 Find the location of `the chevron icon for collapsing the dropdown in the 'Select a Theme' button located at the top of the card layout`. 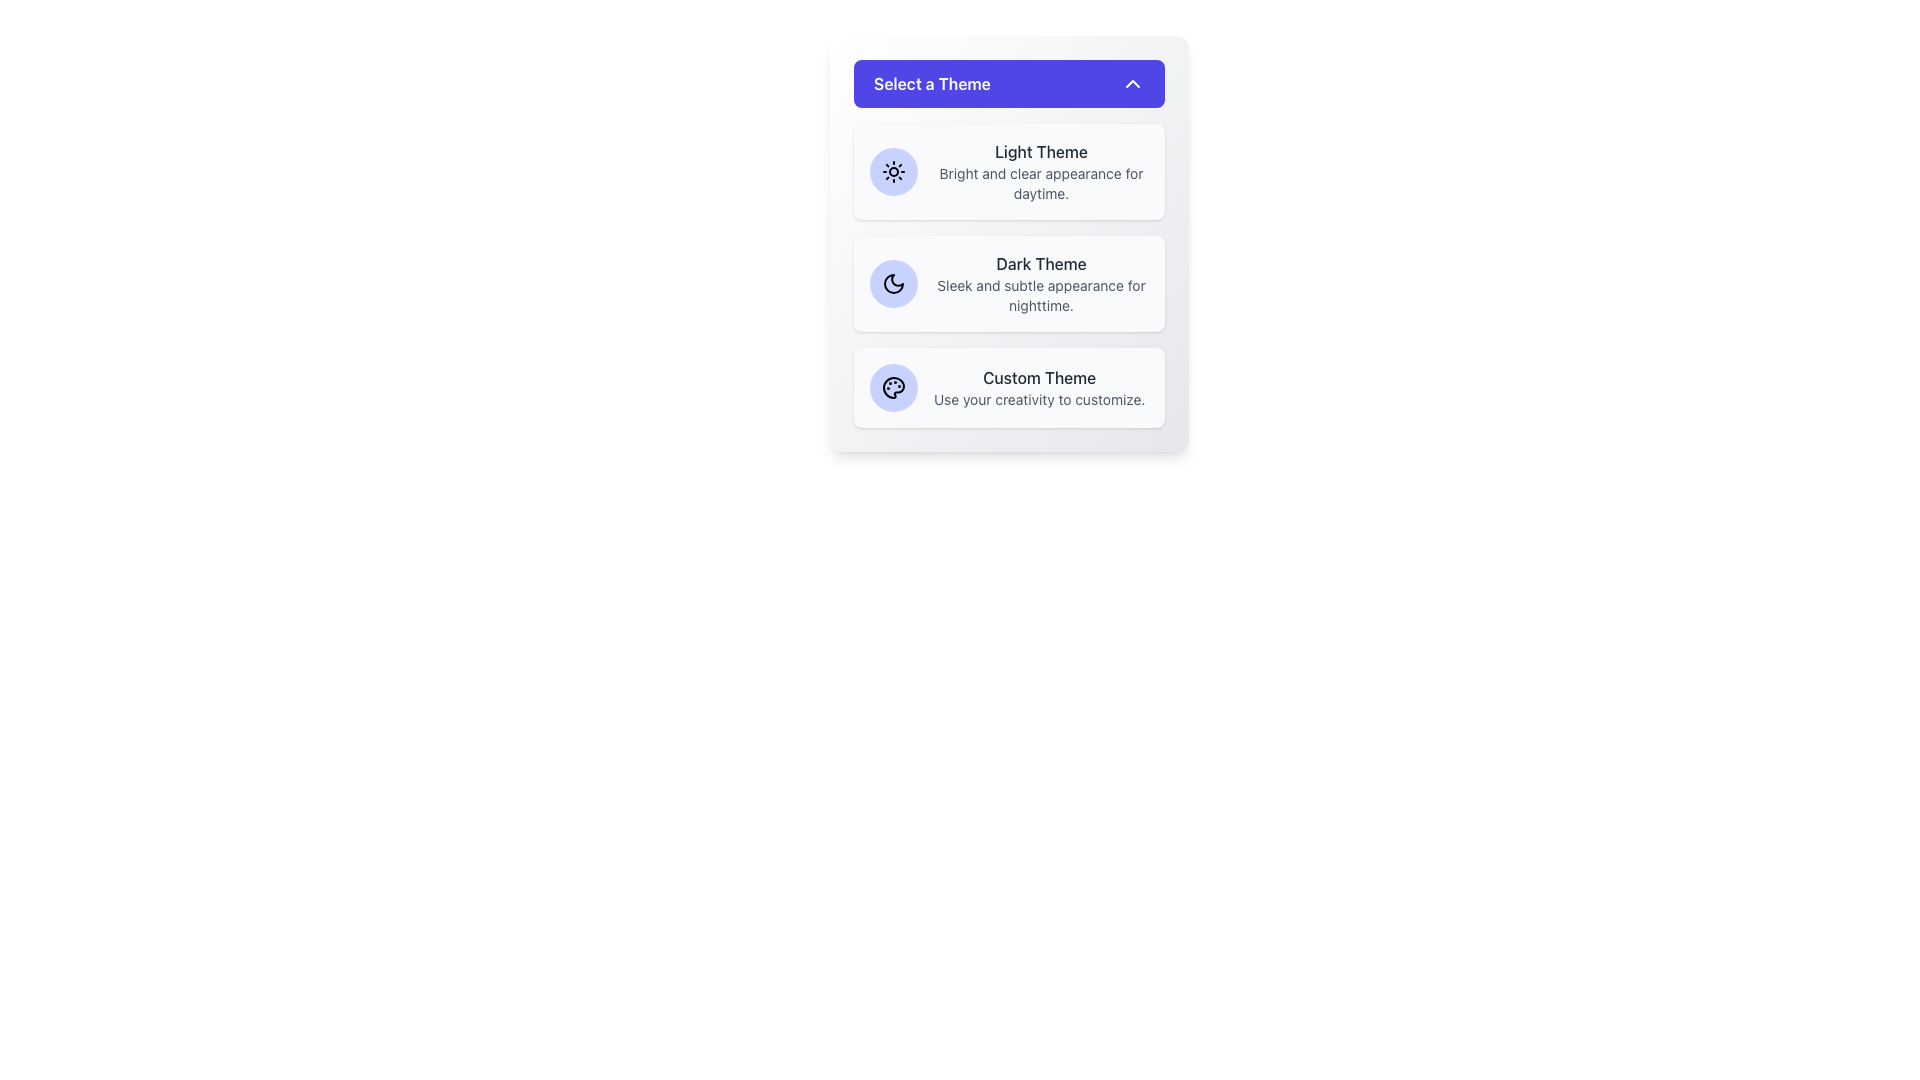

the chevron icon for collapsing the dropdown in the 'Select a Theme' button located at the top of the card layout is located at coordinates (1132, 83).